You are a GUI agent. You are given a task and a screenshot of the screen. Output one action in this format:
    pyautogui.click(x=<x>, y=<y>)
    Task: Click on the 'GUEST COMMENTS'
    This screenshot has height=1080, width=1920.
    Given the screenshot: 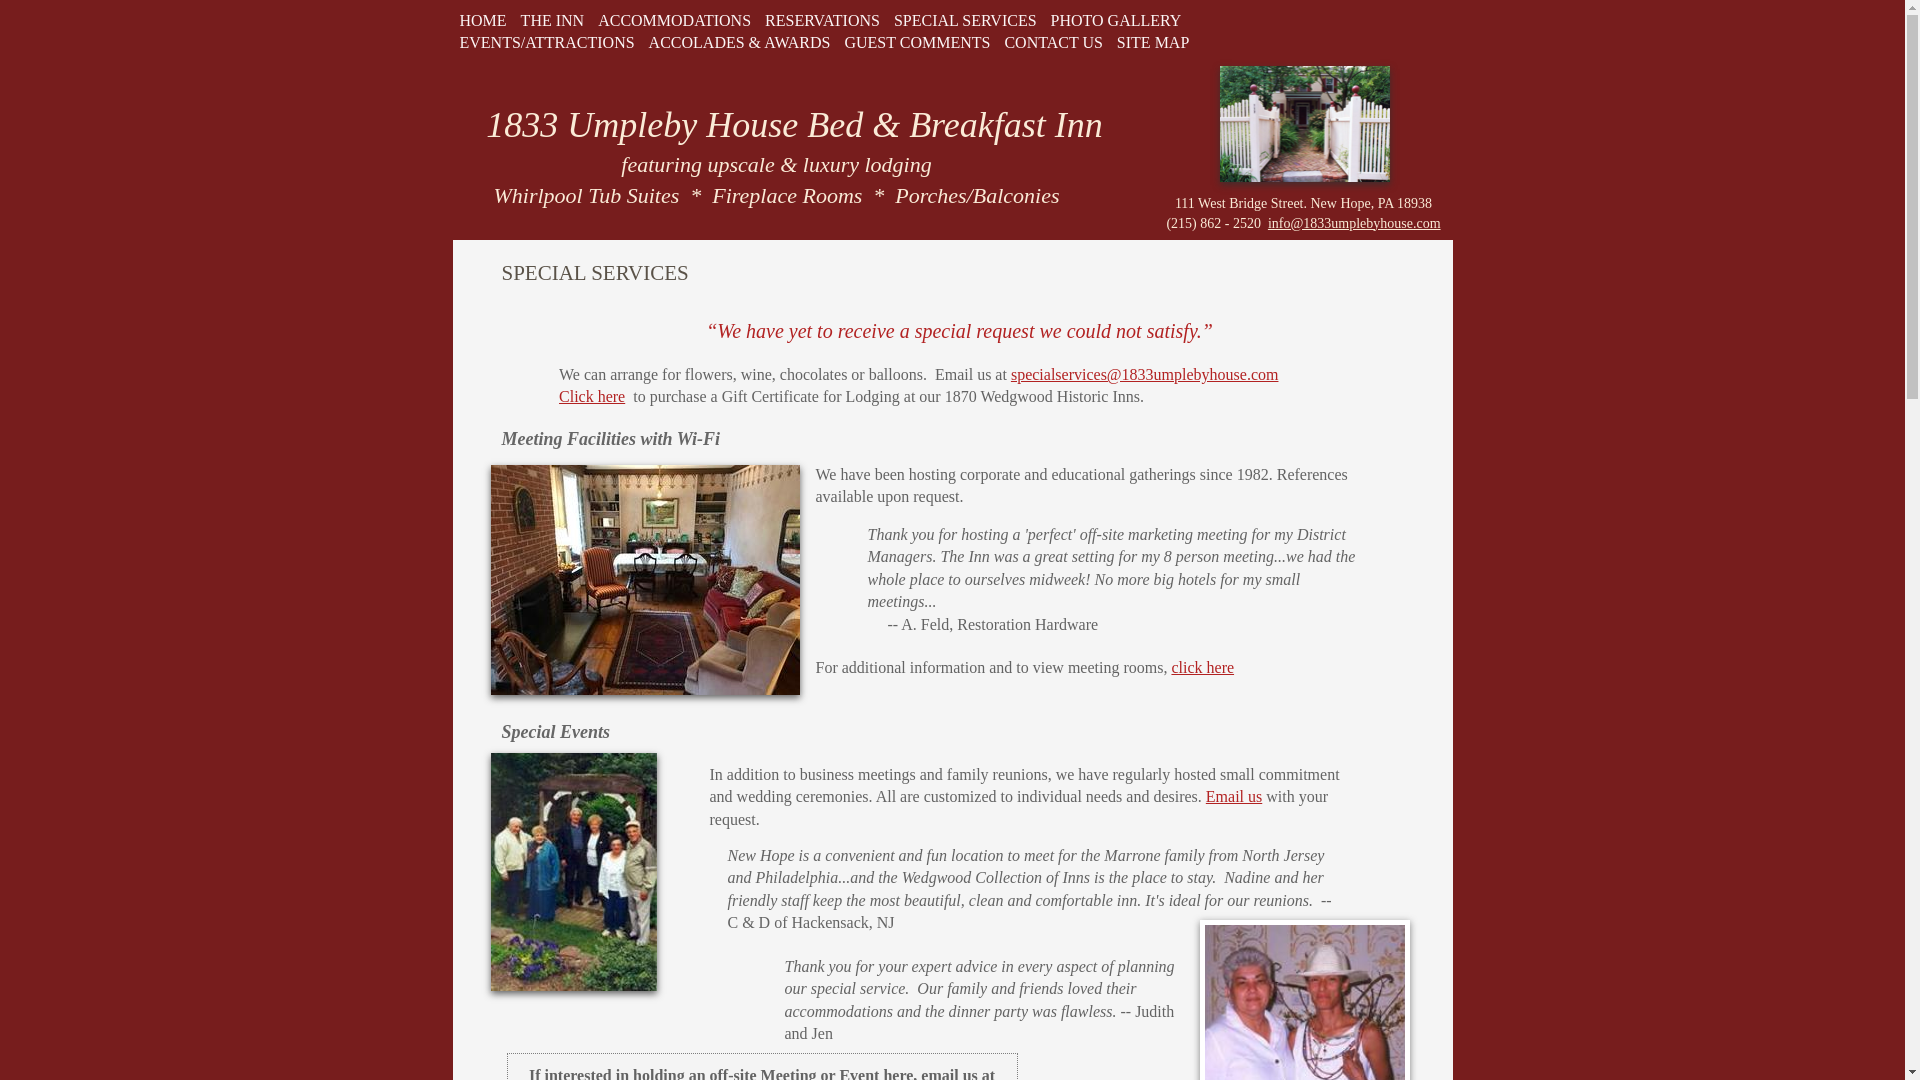 What is the action you would take?
    pyautogui.click(x=915, y=42)
    